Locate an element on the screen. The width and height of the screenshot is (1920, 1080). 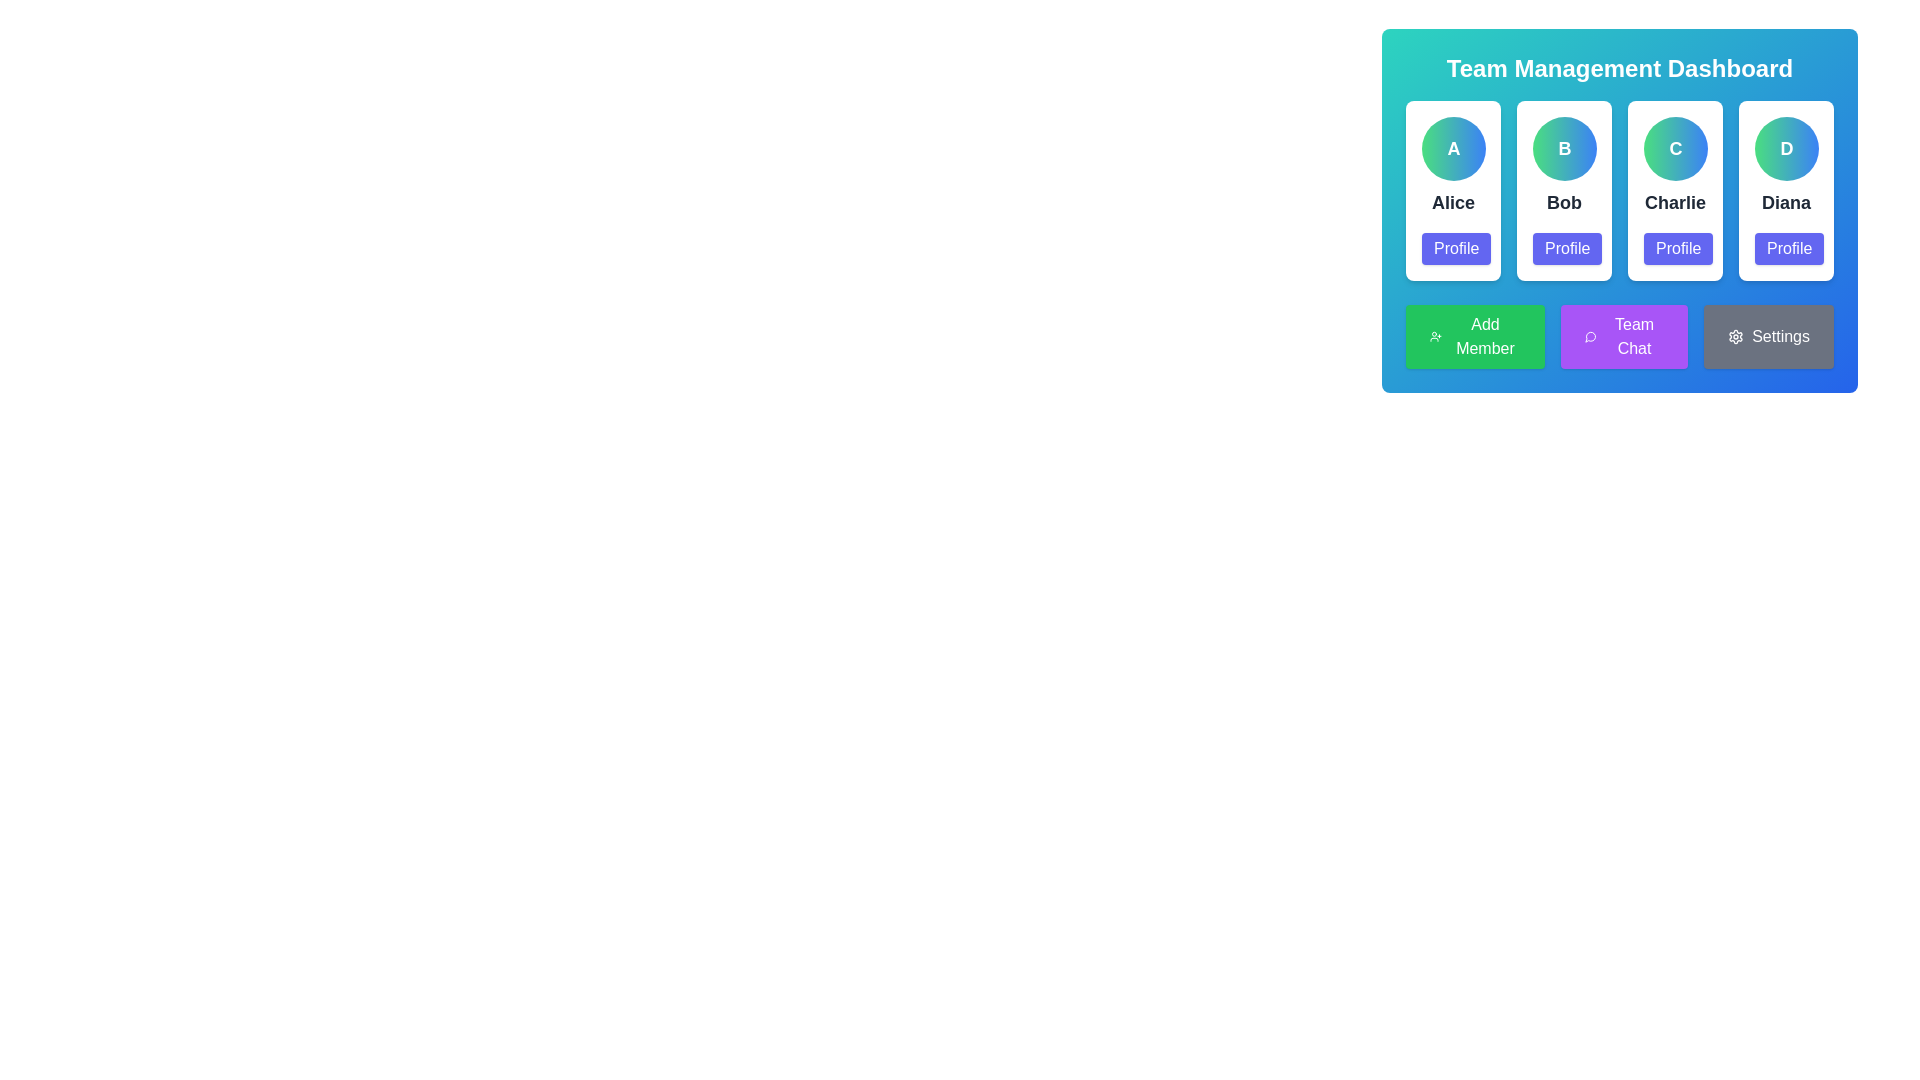
the text element displaying 'Charlie' in bold font, located centrally within a card structure in the third column, beneath a circular icon labeled 'C' and above a button labeled 'Profile' is located at coordinates (1675, 203).